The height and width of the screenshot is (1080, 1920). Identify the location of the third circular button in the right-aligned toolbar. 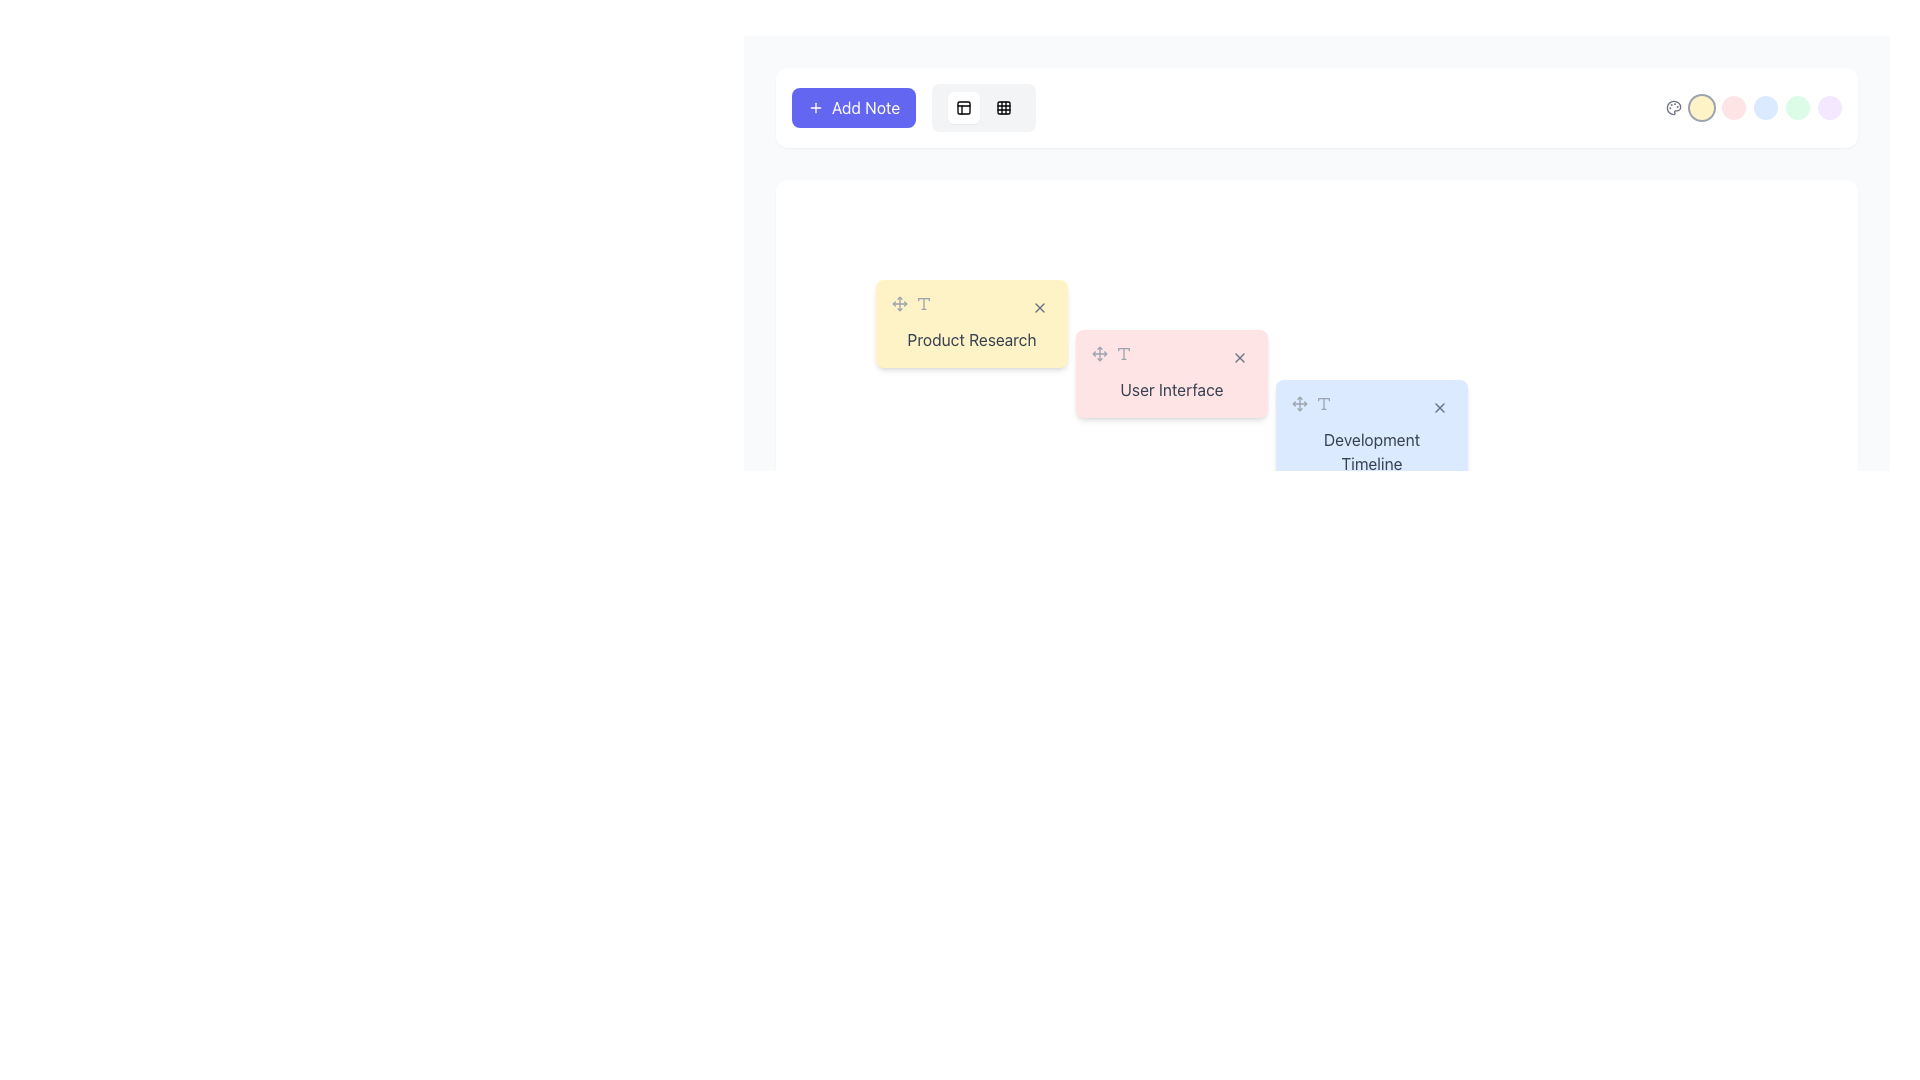
(1752, 108).